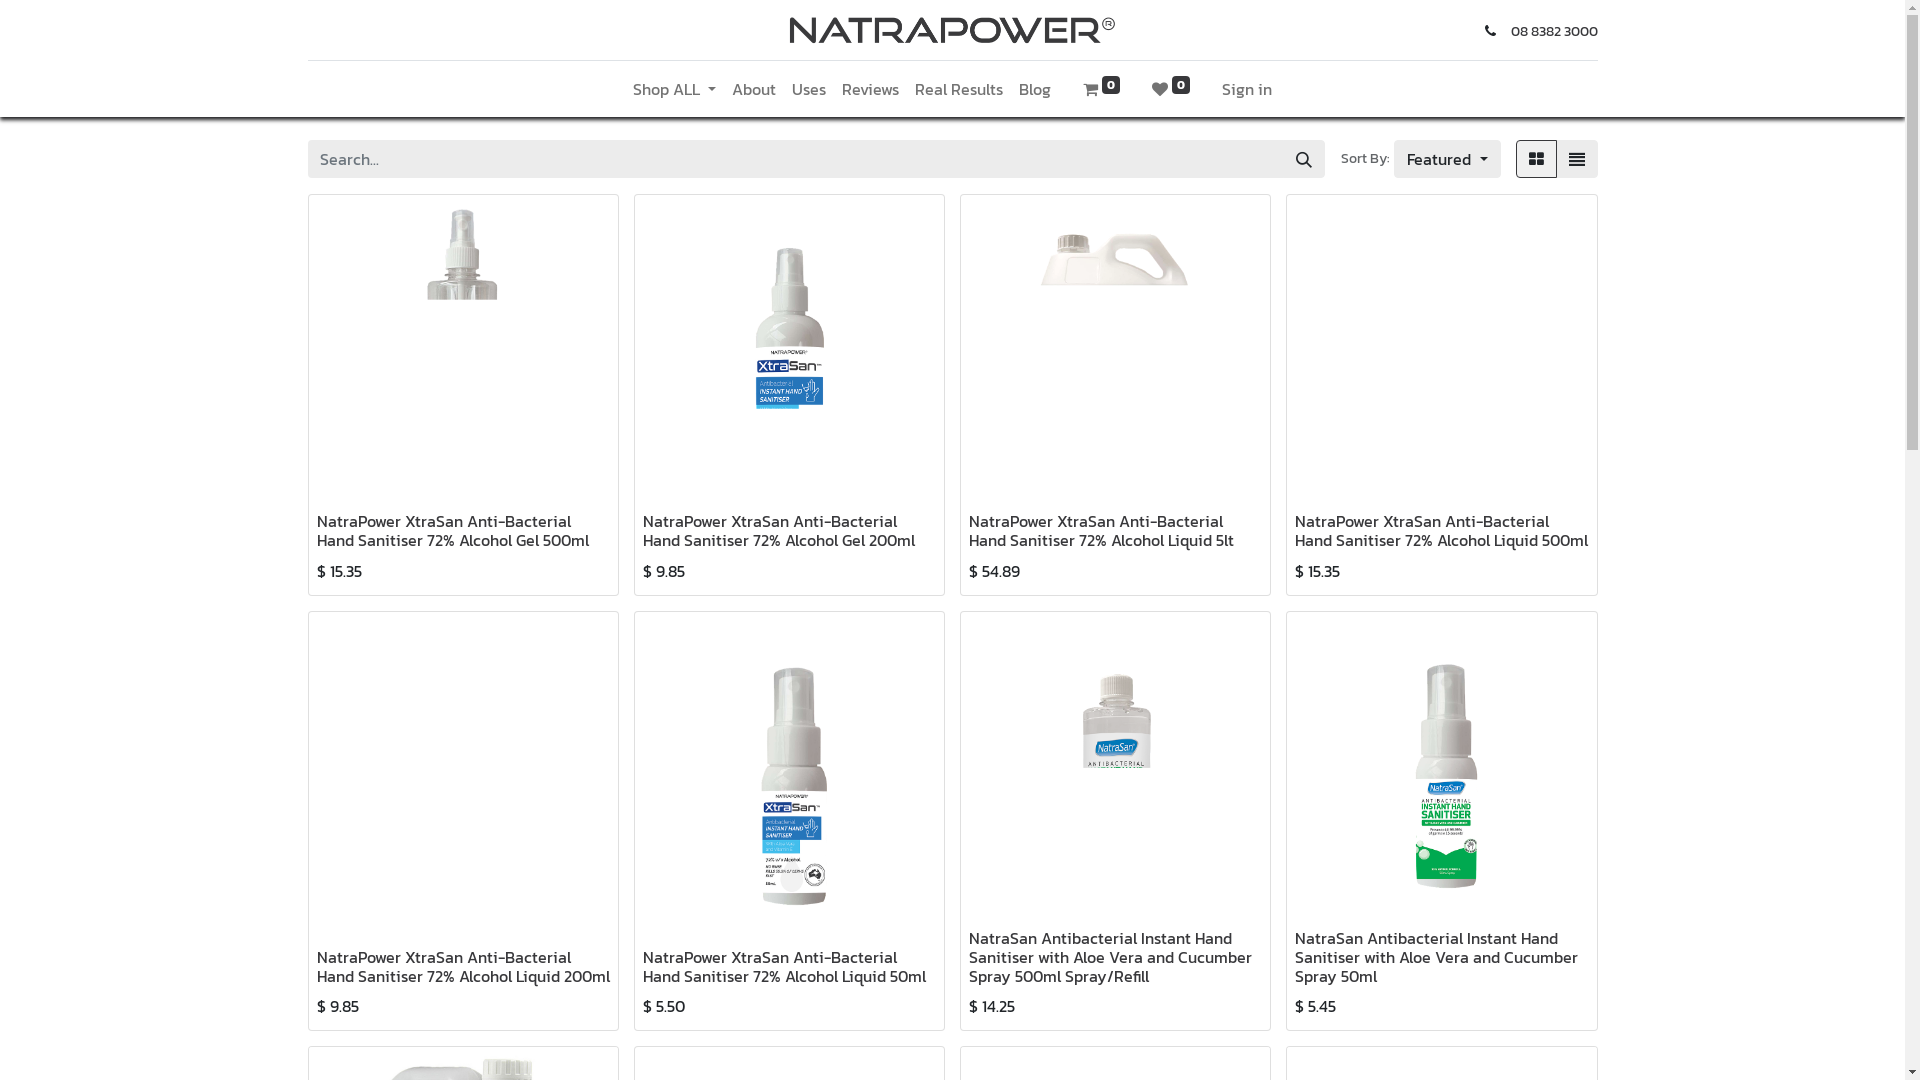  What do you see at coordinates (674, 87) in the screenshot?
I see `'Shop ALL'` at bounding box center [674, 87].